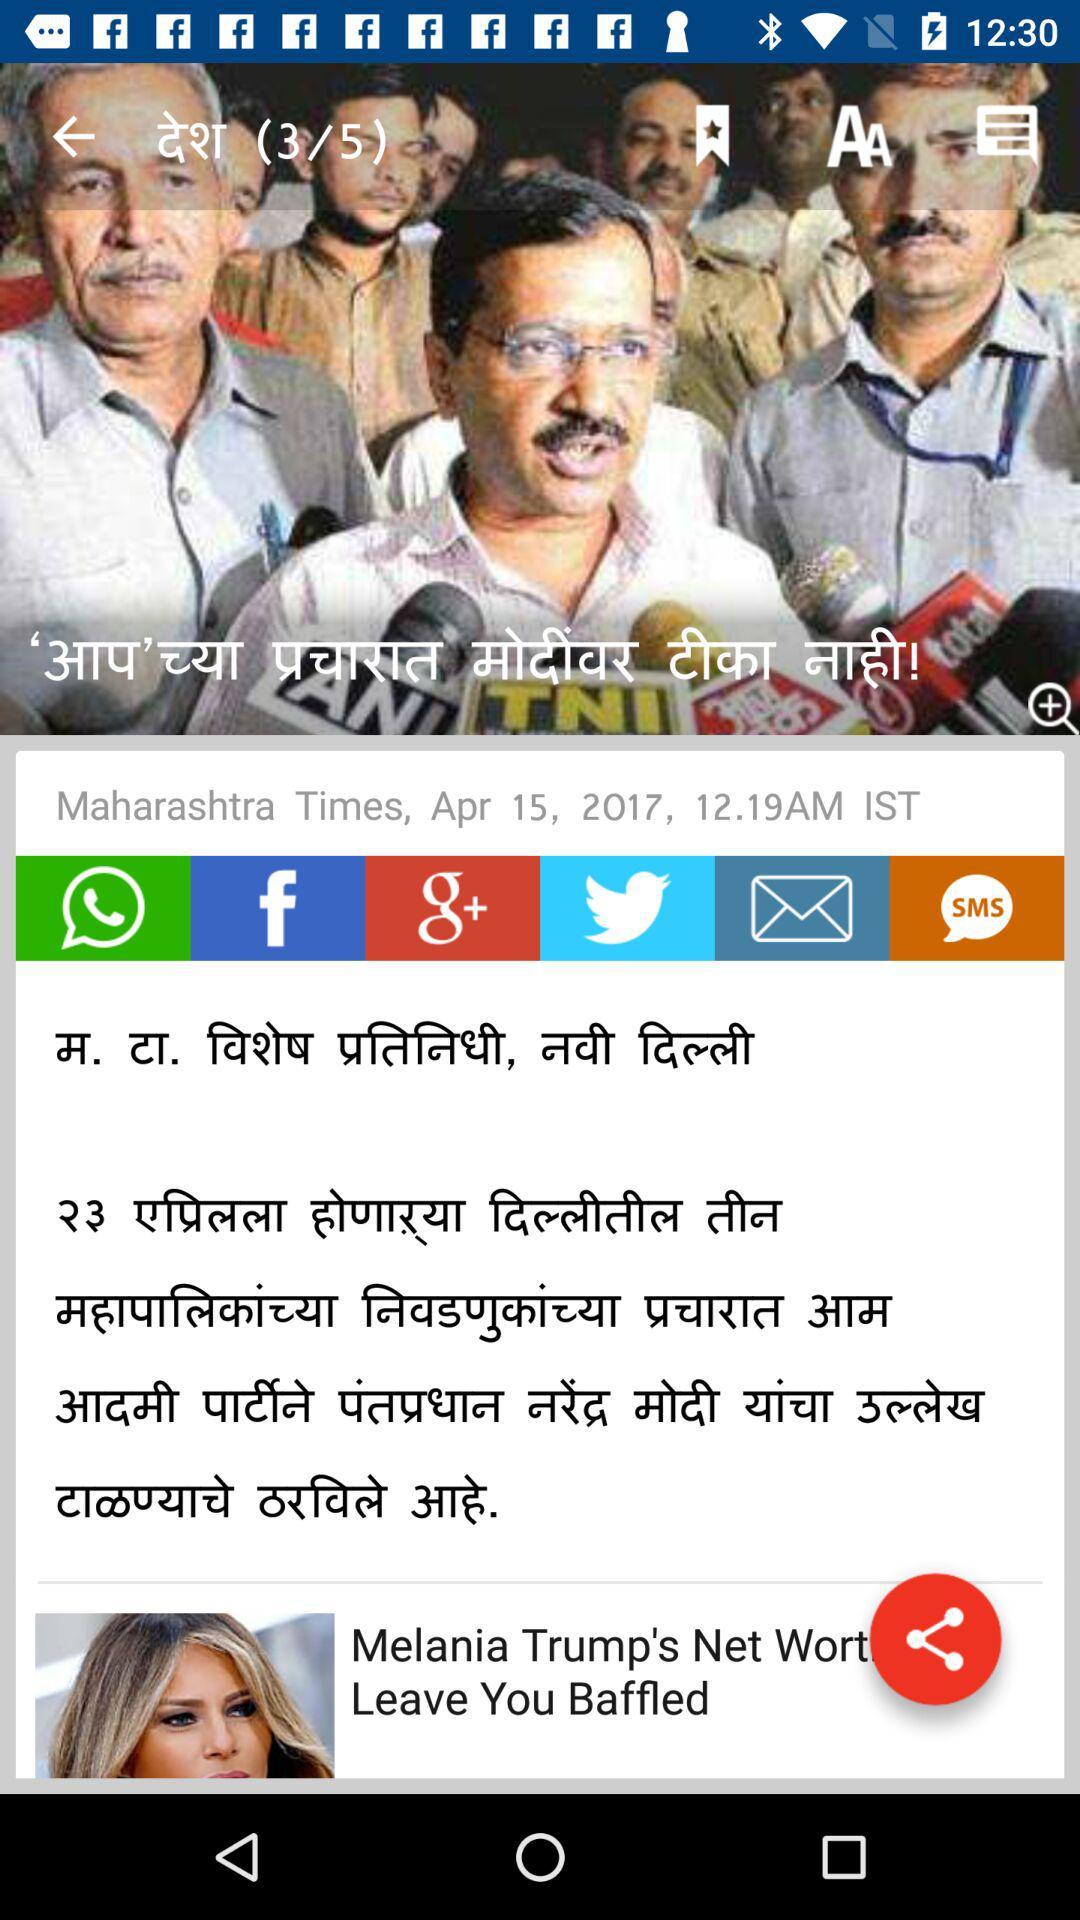  Describe the element at coordinates (277, 907) in the screenshot. I see `facebook` at that location.